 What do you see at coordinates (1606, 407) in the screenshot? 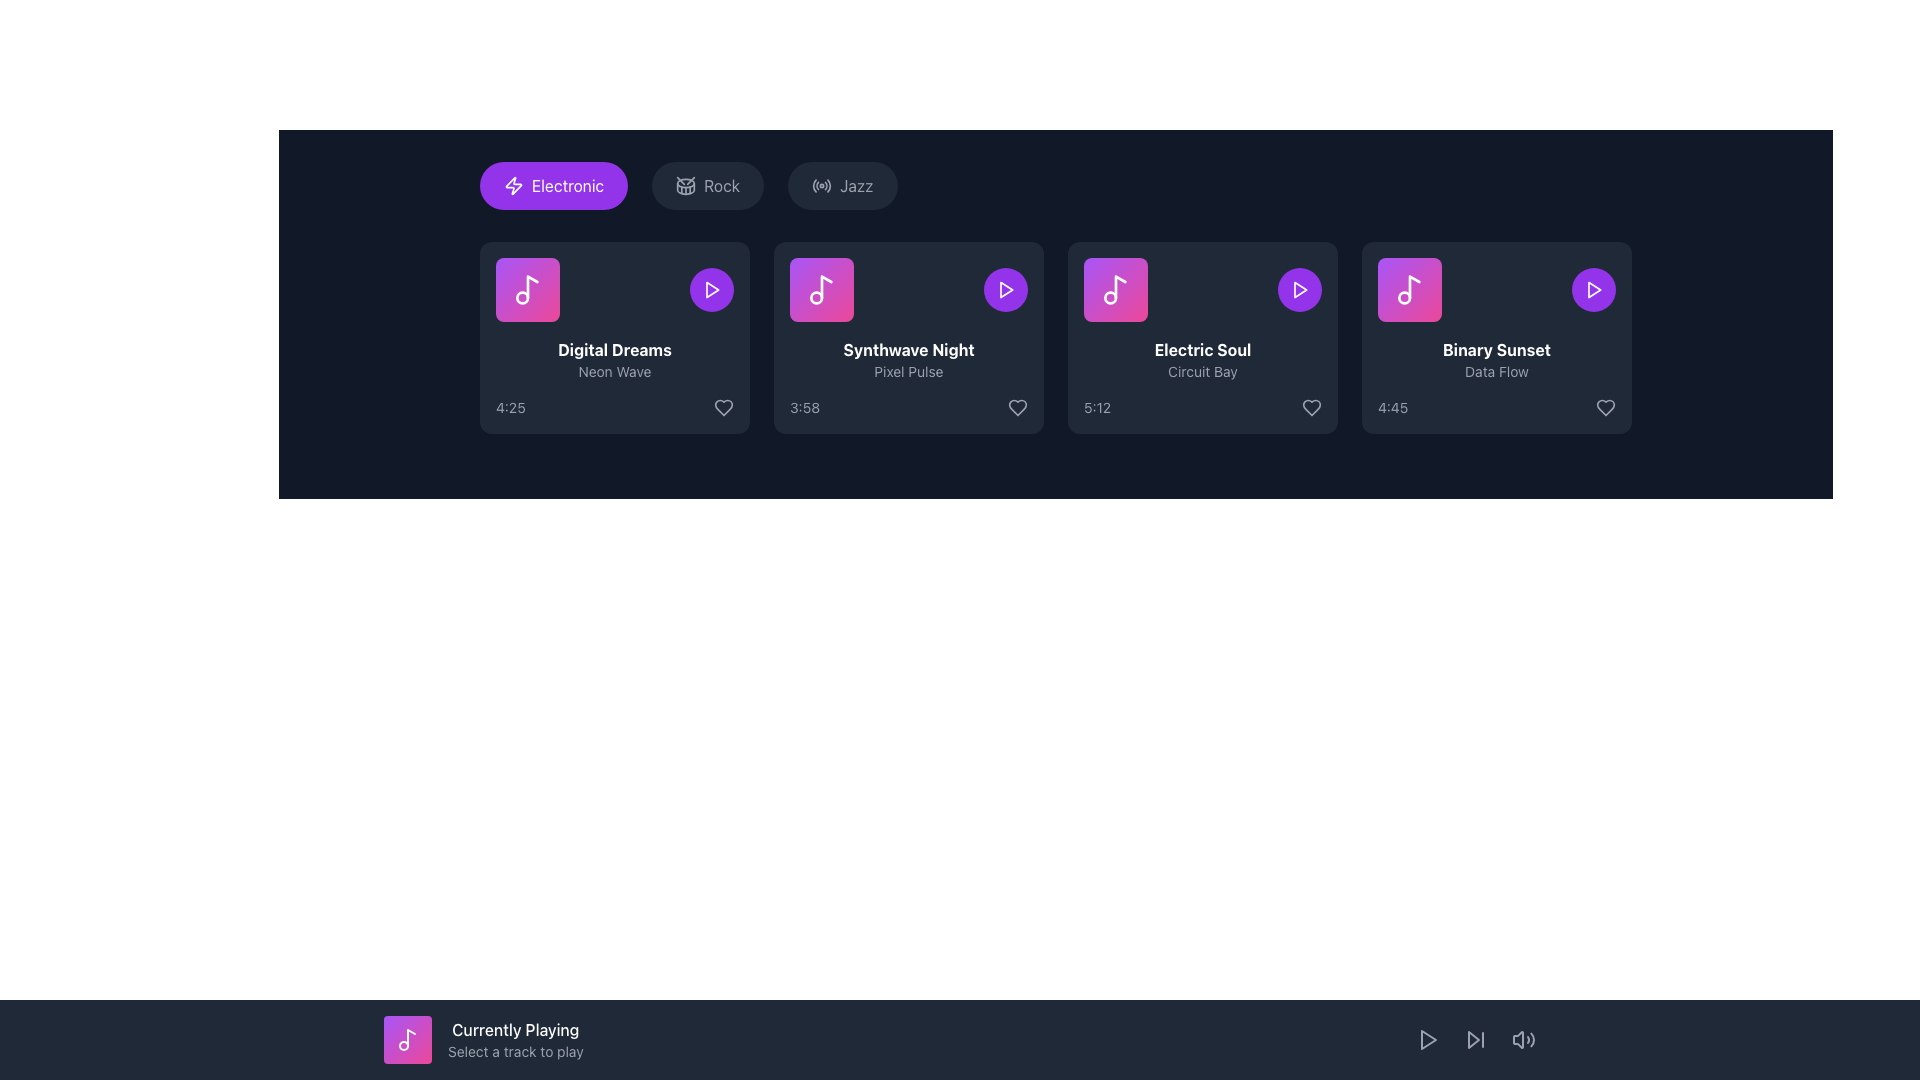
I see `the heart-shaped button icon in the lower-right corner of the 'Binary Sunset' track card` at bounding box center [1606, 407].